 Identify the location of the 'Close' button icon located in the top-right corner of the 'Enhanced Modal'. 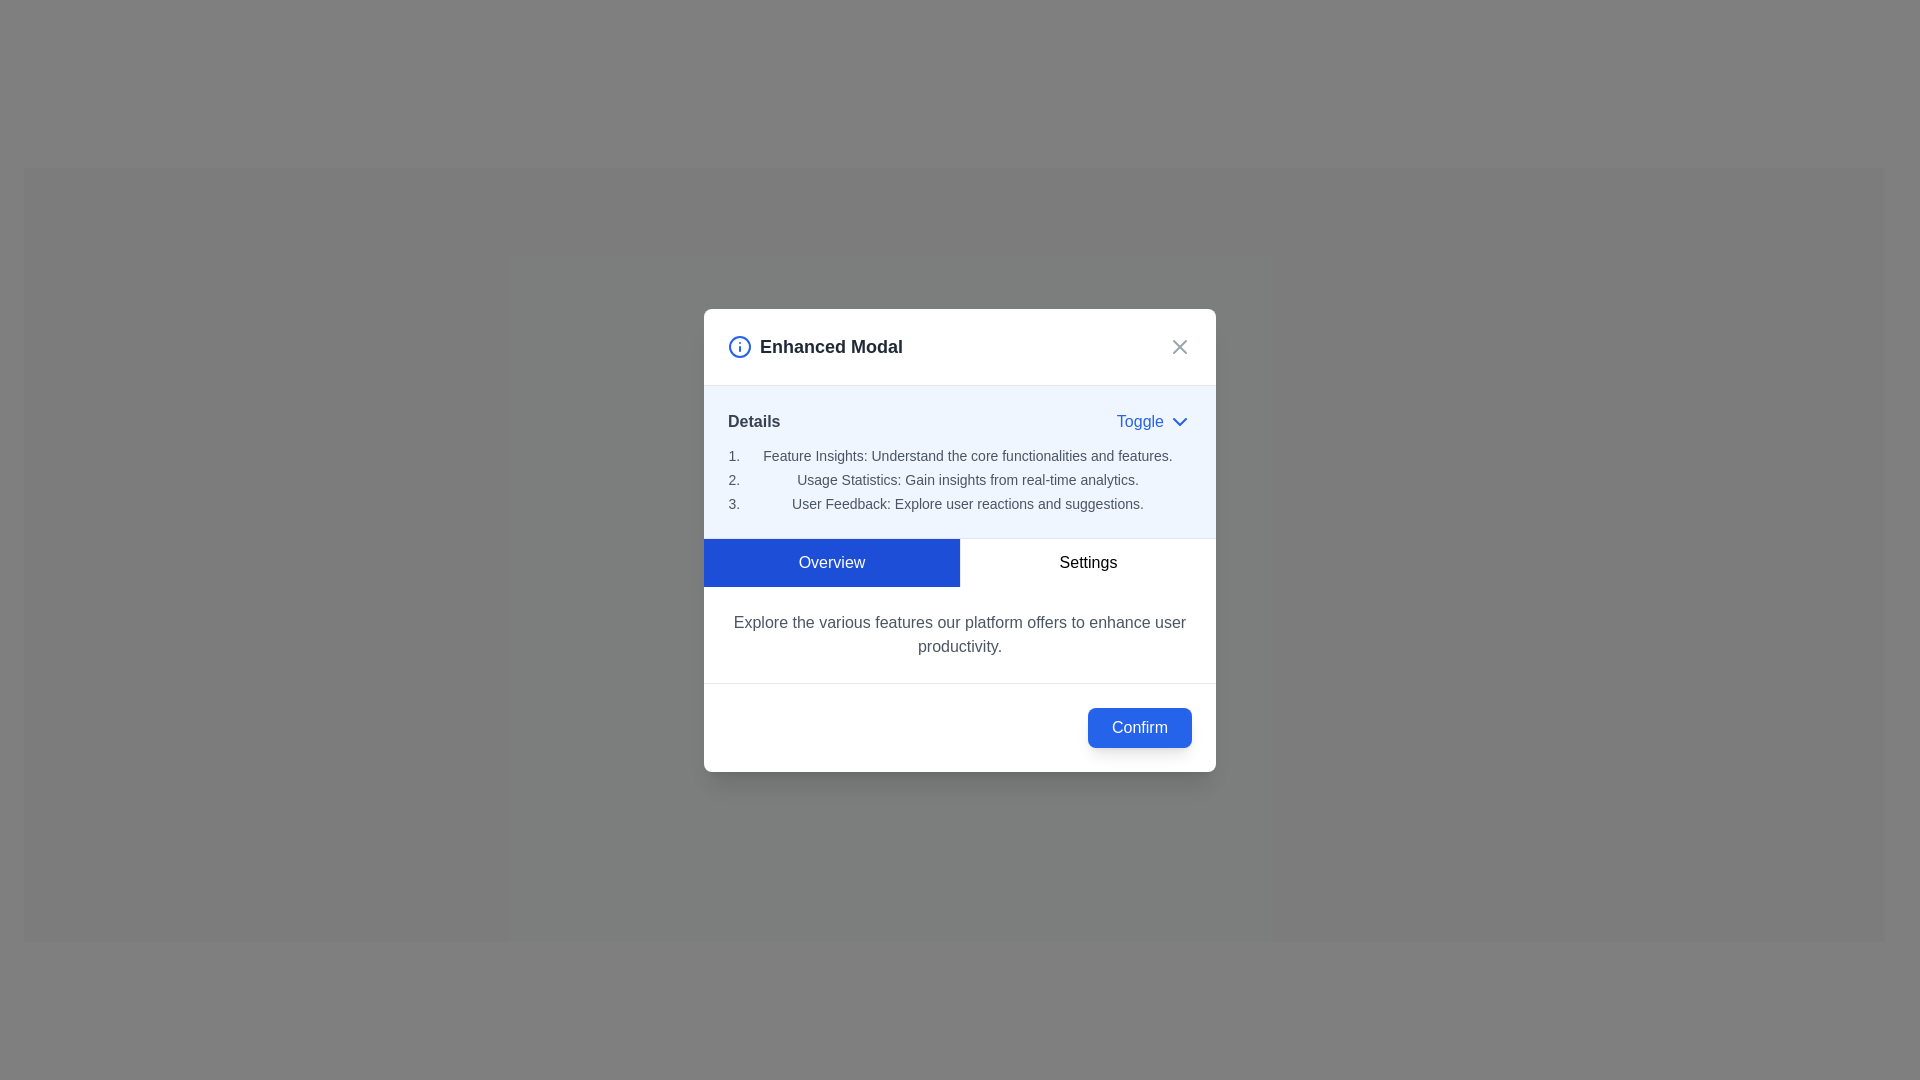
(1180, 345).